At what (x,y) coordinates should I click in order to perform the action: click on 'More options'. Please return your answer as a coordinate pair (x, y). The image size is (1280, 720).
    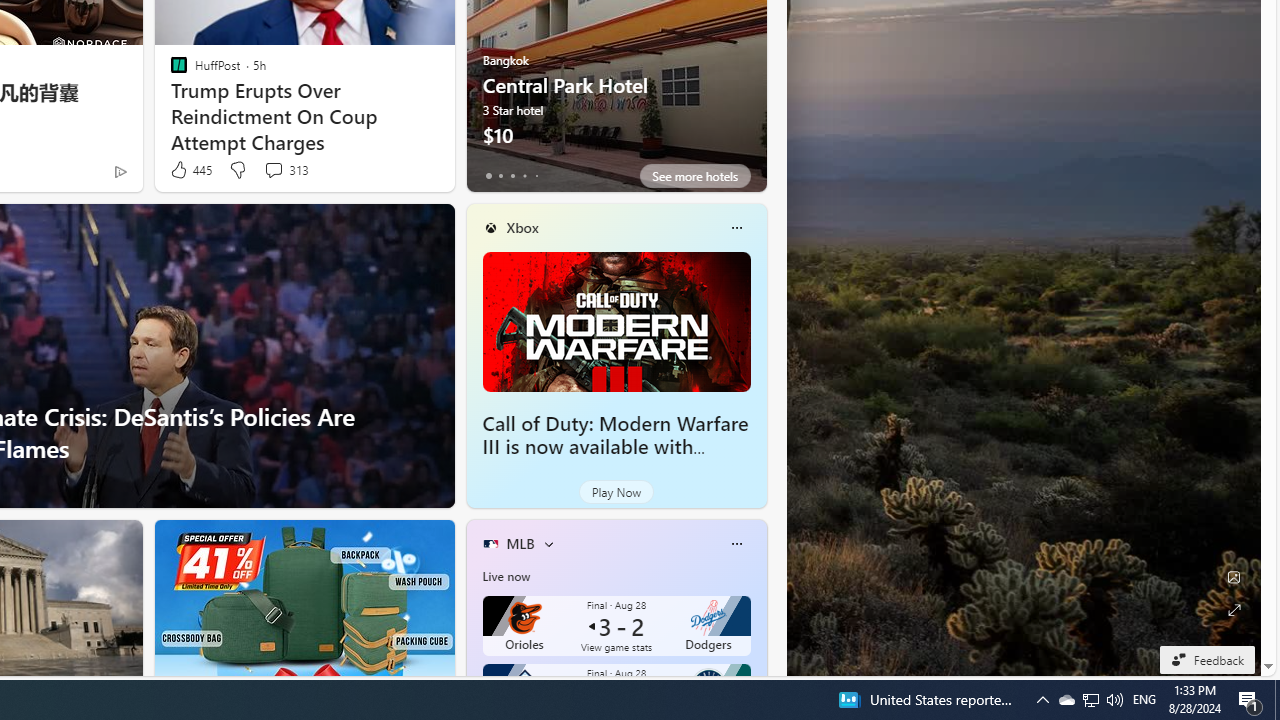
    Looking at the image, I should click on (735, 543).